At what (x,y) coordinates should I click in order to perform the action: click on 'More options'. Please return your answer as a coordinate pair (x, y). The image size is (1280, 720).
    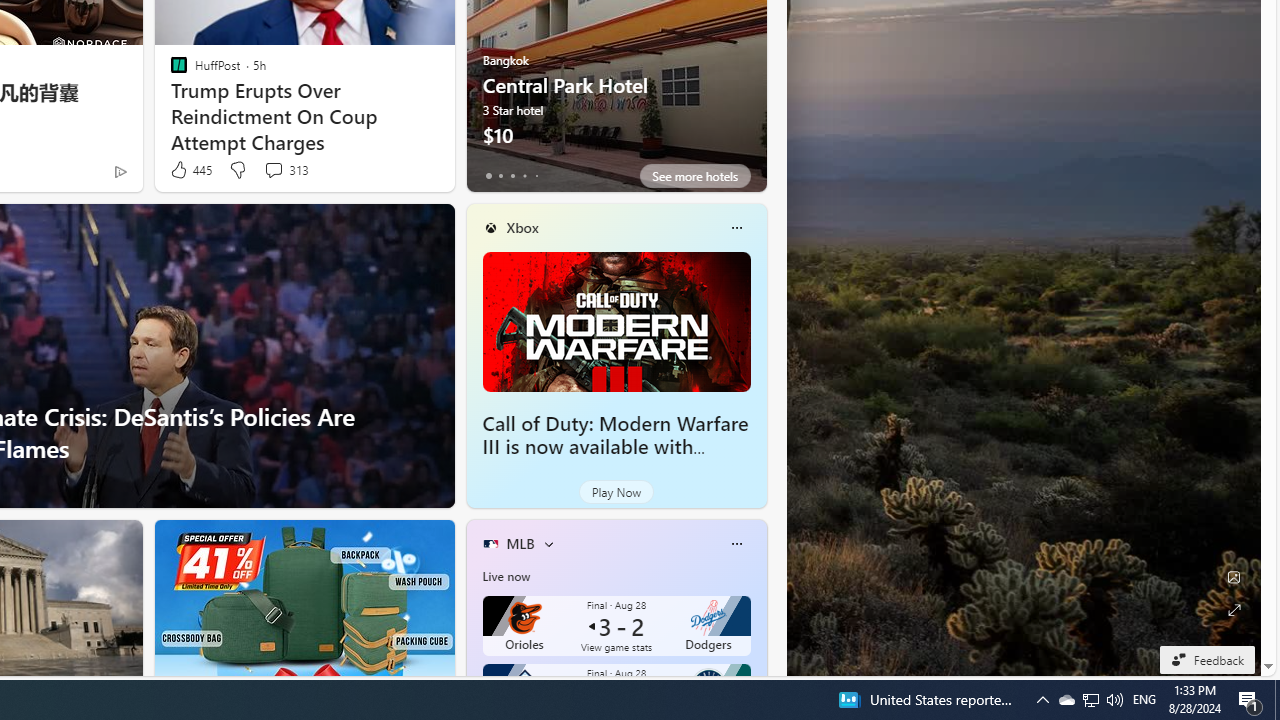
    Looking at the image, I should click on (735, 543).